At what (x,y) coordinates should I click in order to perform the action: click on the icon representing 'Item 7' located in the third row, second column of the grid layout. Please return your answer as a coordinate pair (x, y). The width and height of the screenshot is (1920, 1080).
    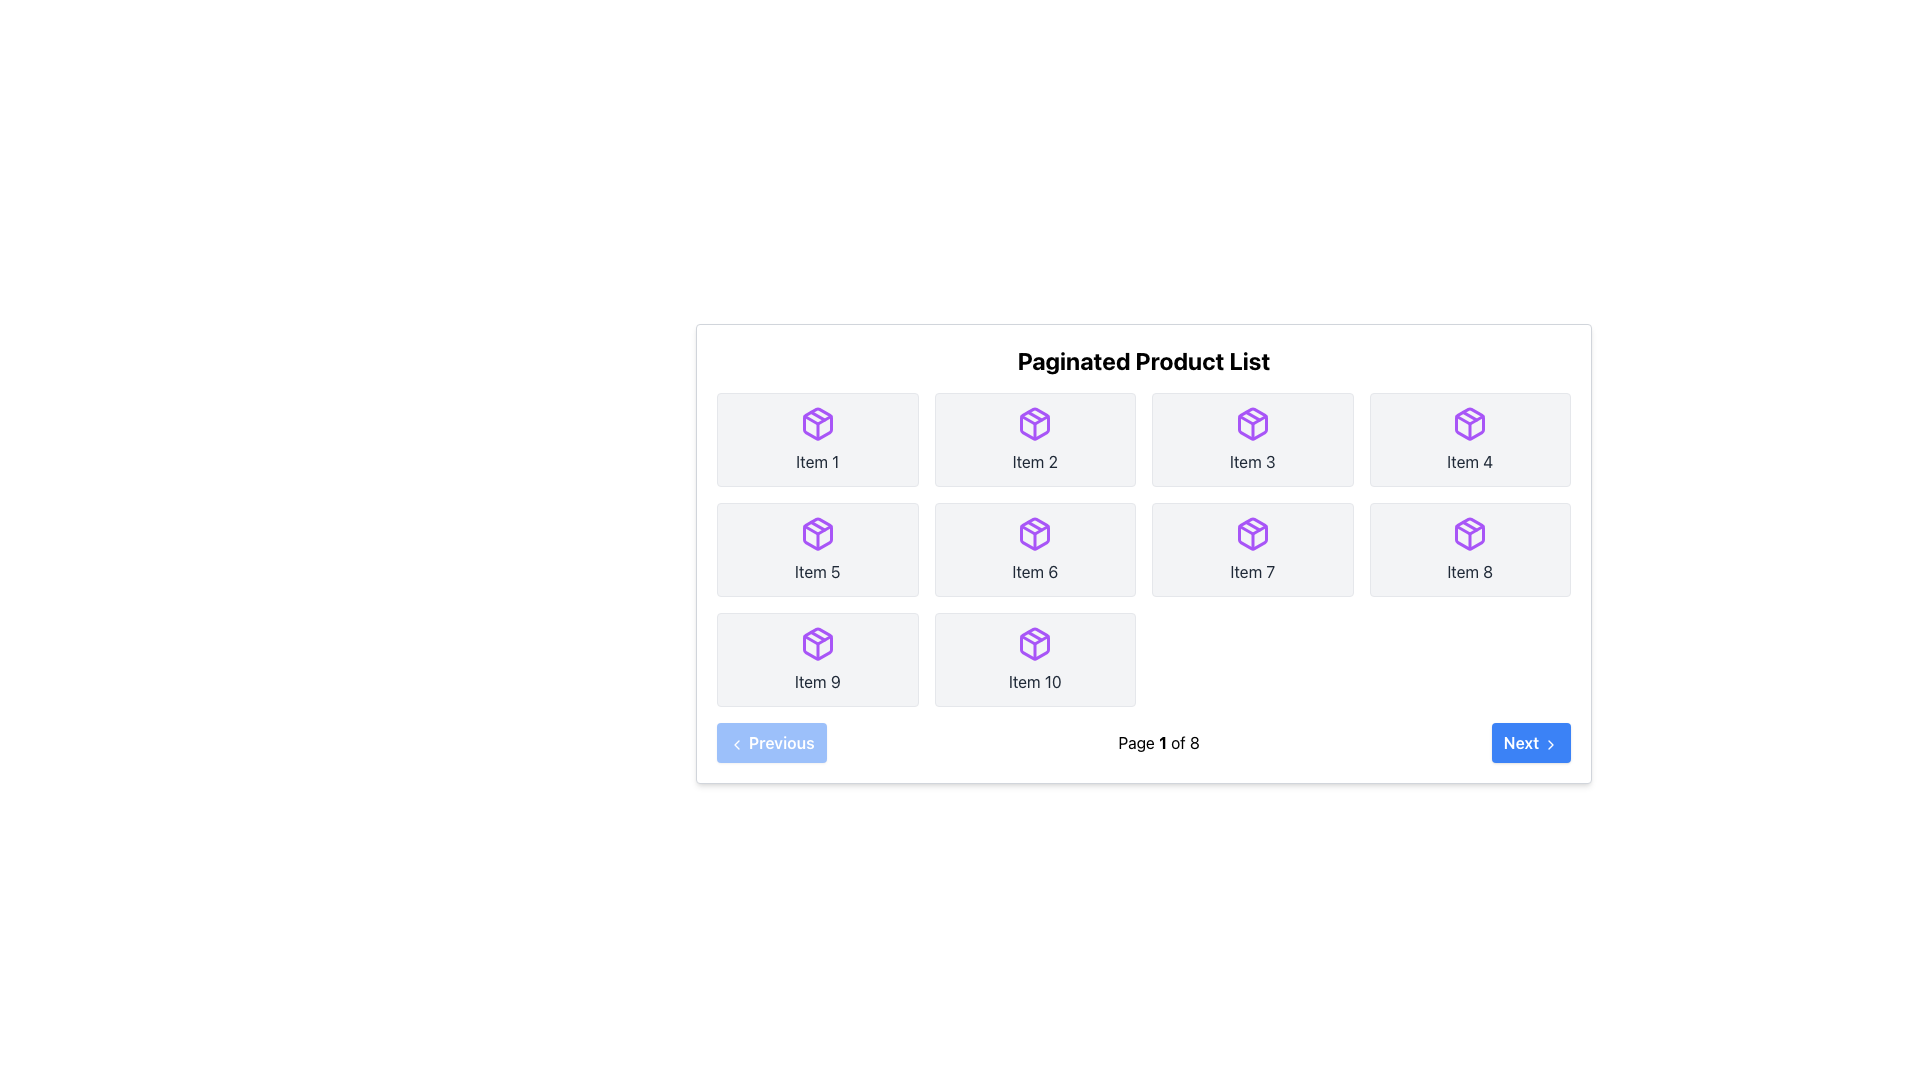
    Looking at the image, I should click on (1251, 532).